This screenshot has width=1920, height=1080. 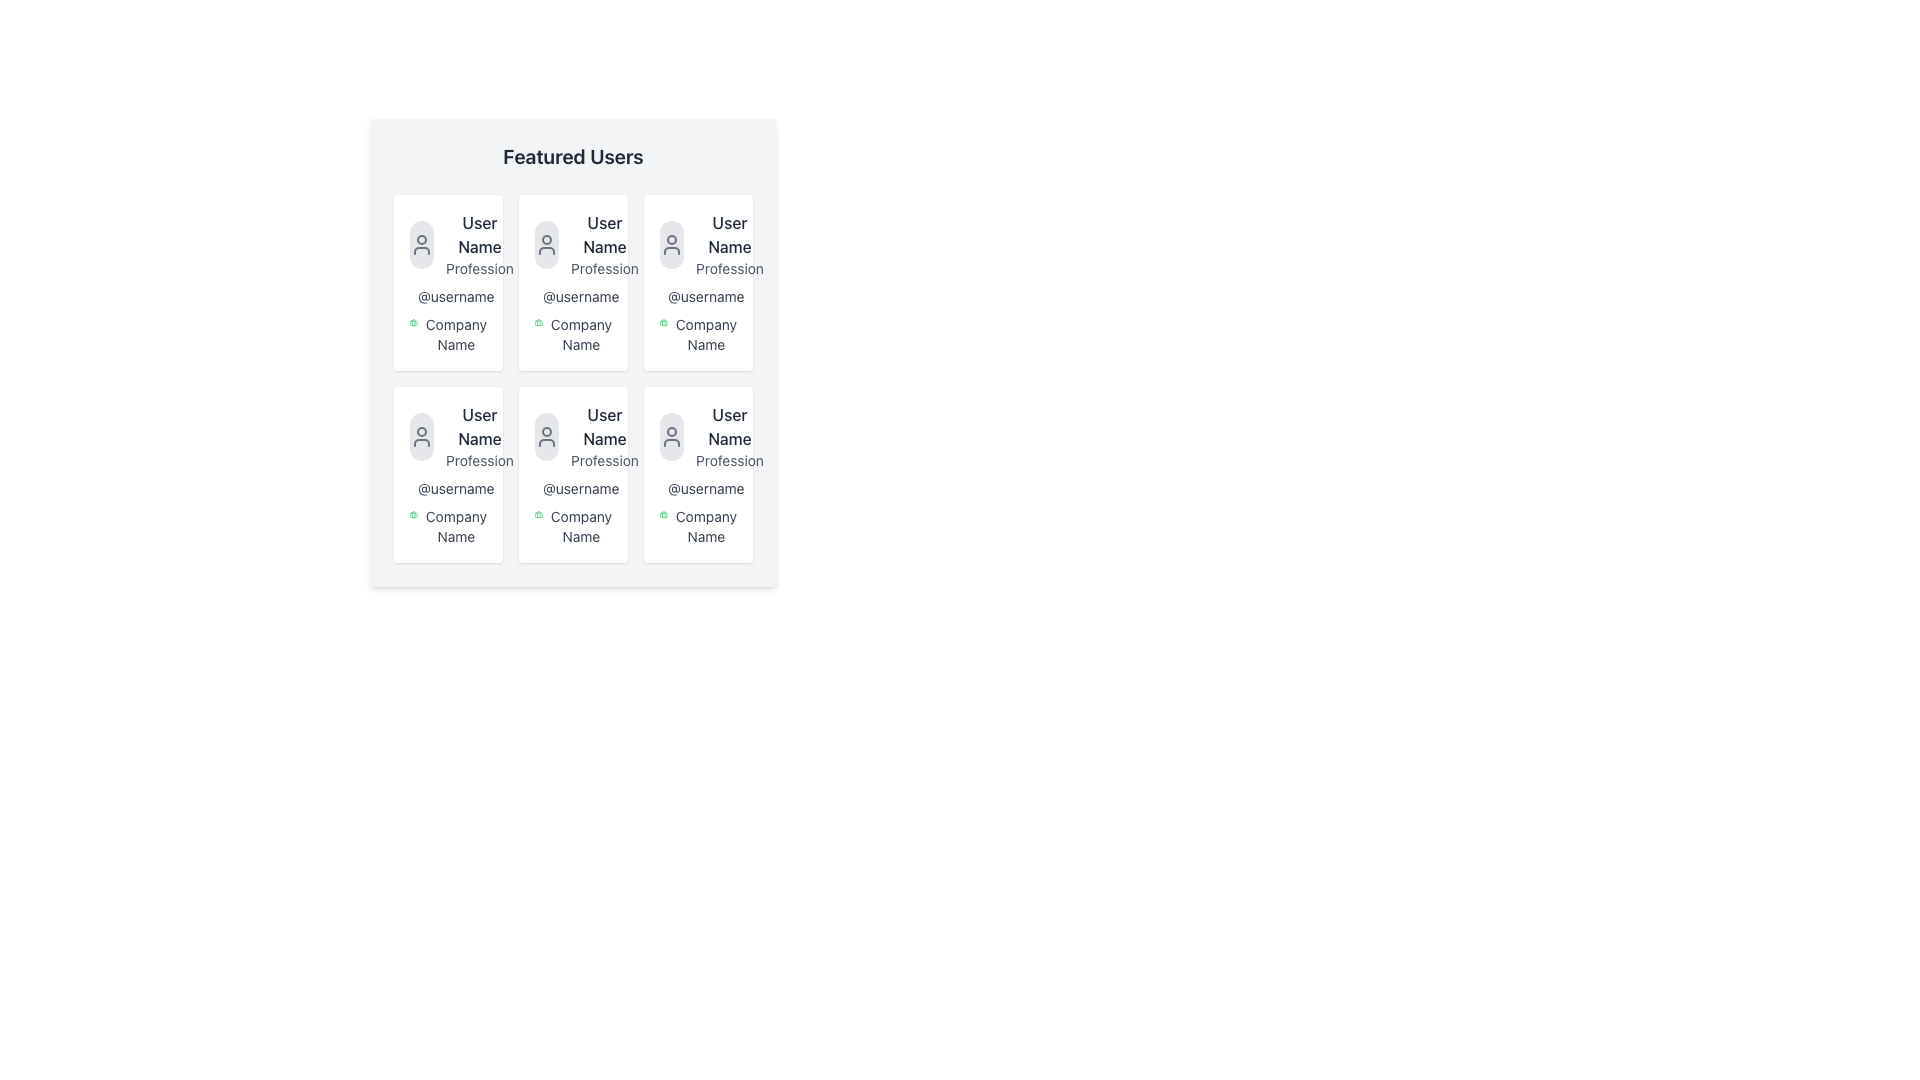 I want to click on the user profile icon located in the bottom-right card of a 3x2 grid, positioned above the text 'User Name' and 'Profession', so click(x=672, y=435).